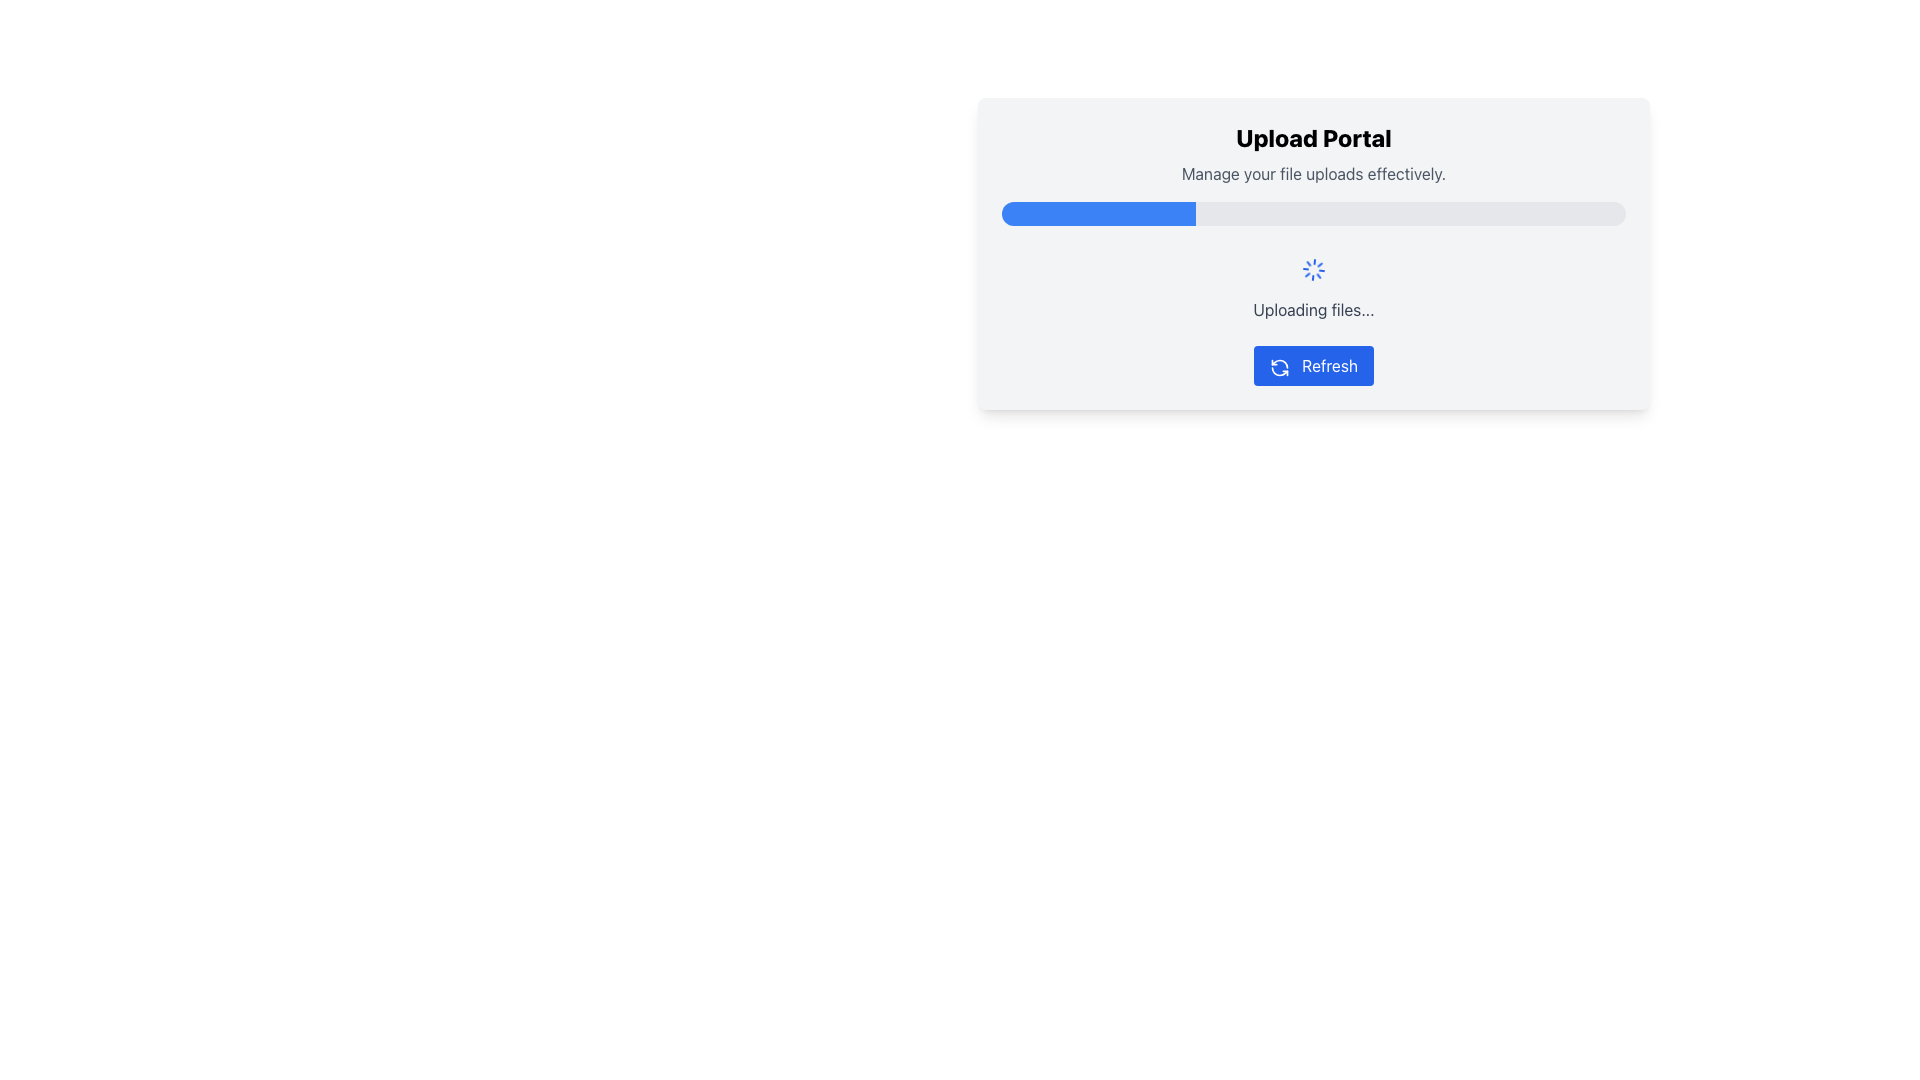 The height and width of the screenshot is (1080, 1920). What do you see at coordinates (1027, 213) in the screenshot?
I see `the blue section of the progress bar indicating 10% completion within the 'Upload Portal' panel` at bounding box center [1027, 213].